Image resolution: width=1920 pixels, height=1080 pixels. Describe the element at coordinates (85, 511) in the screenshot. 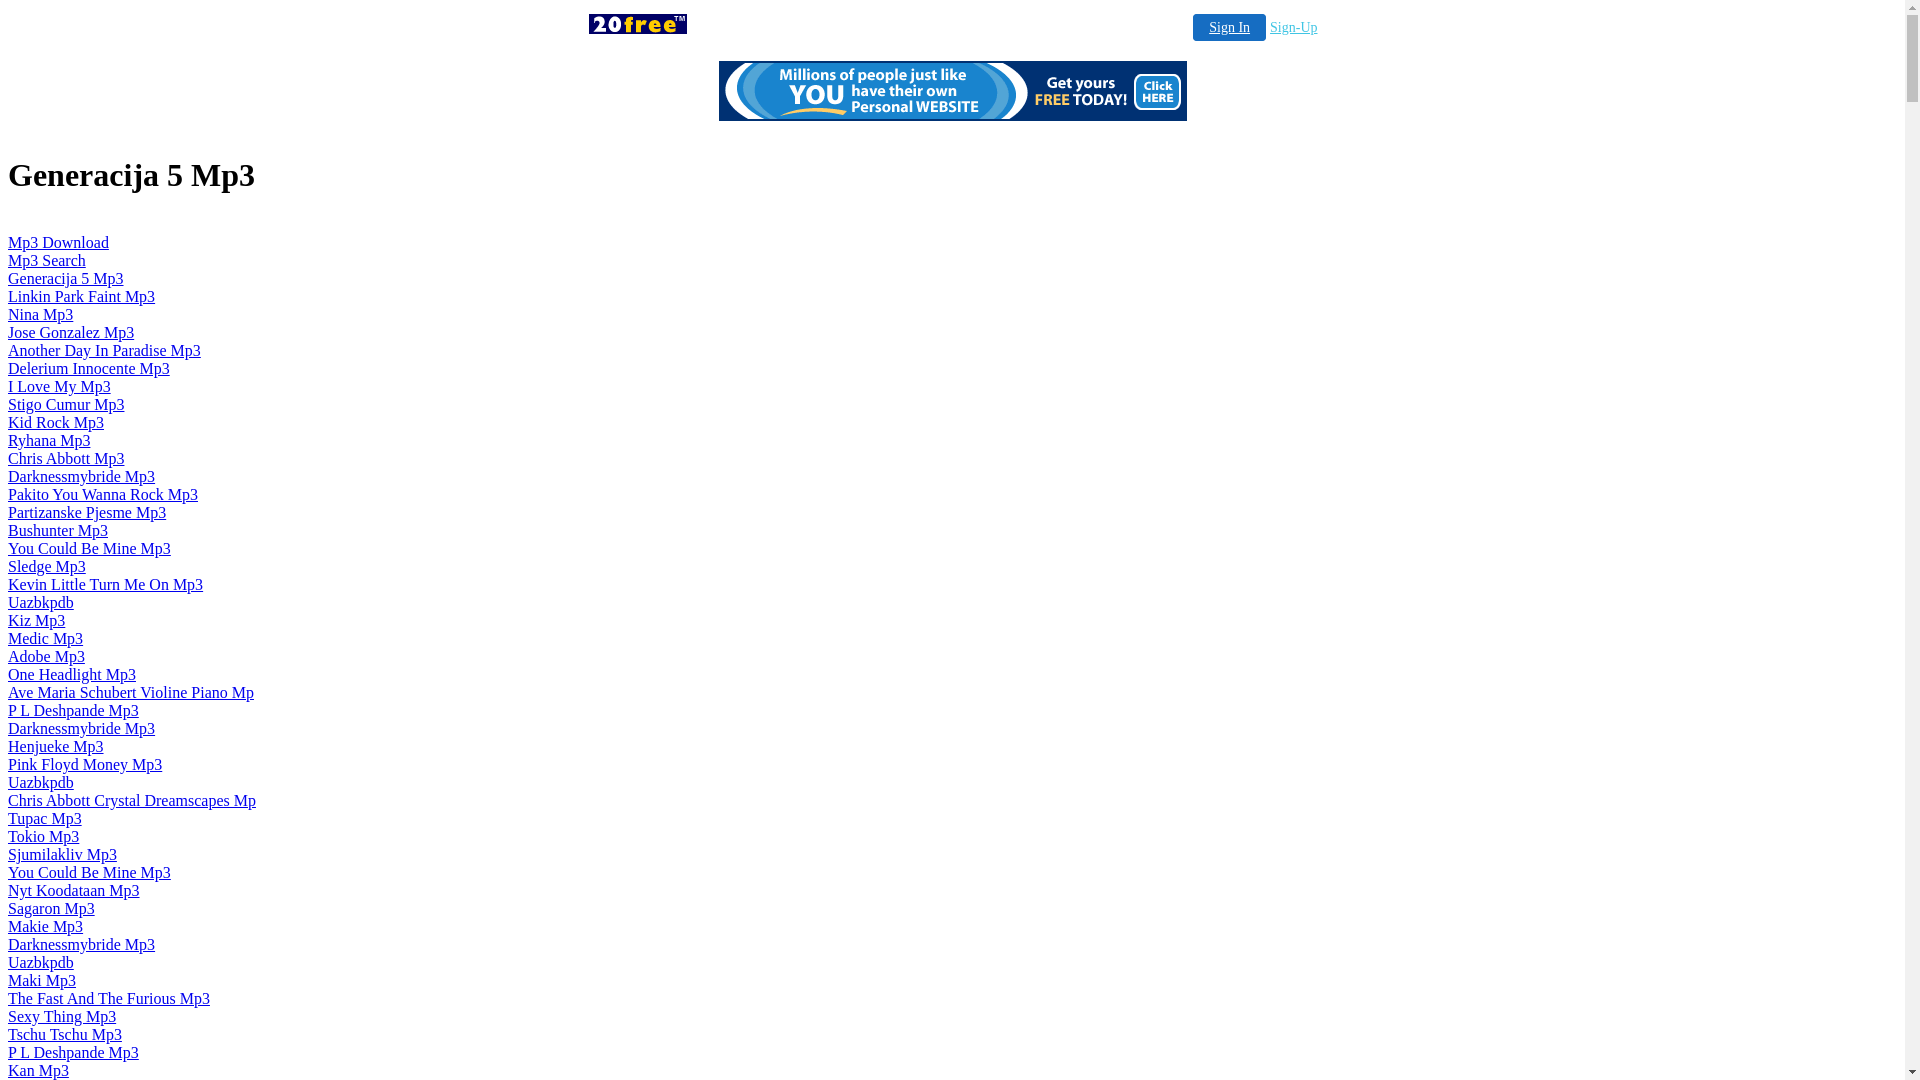

I see `'Partizanske Pjesme Mp3'` at that location.